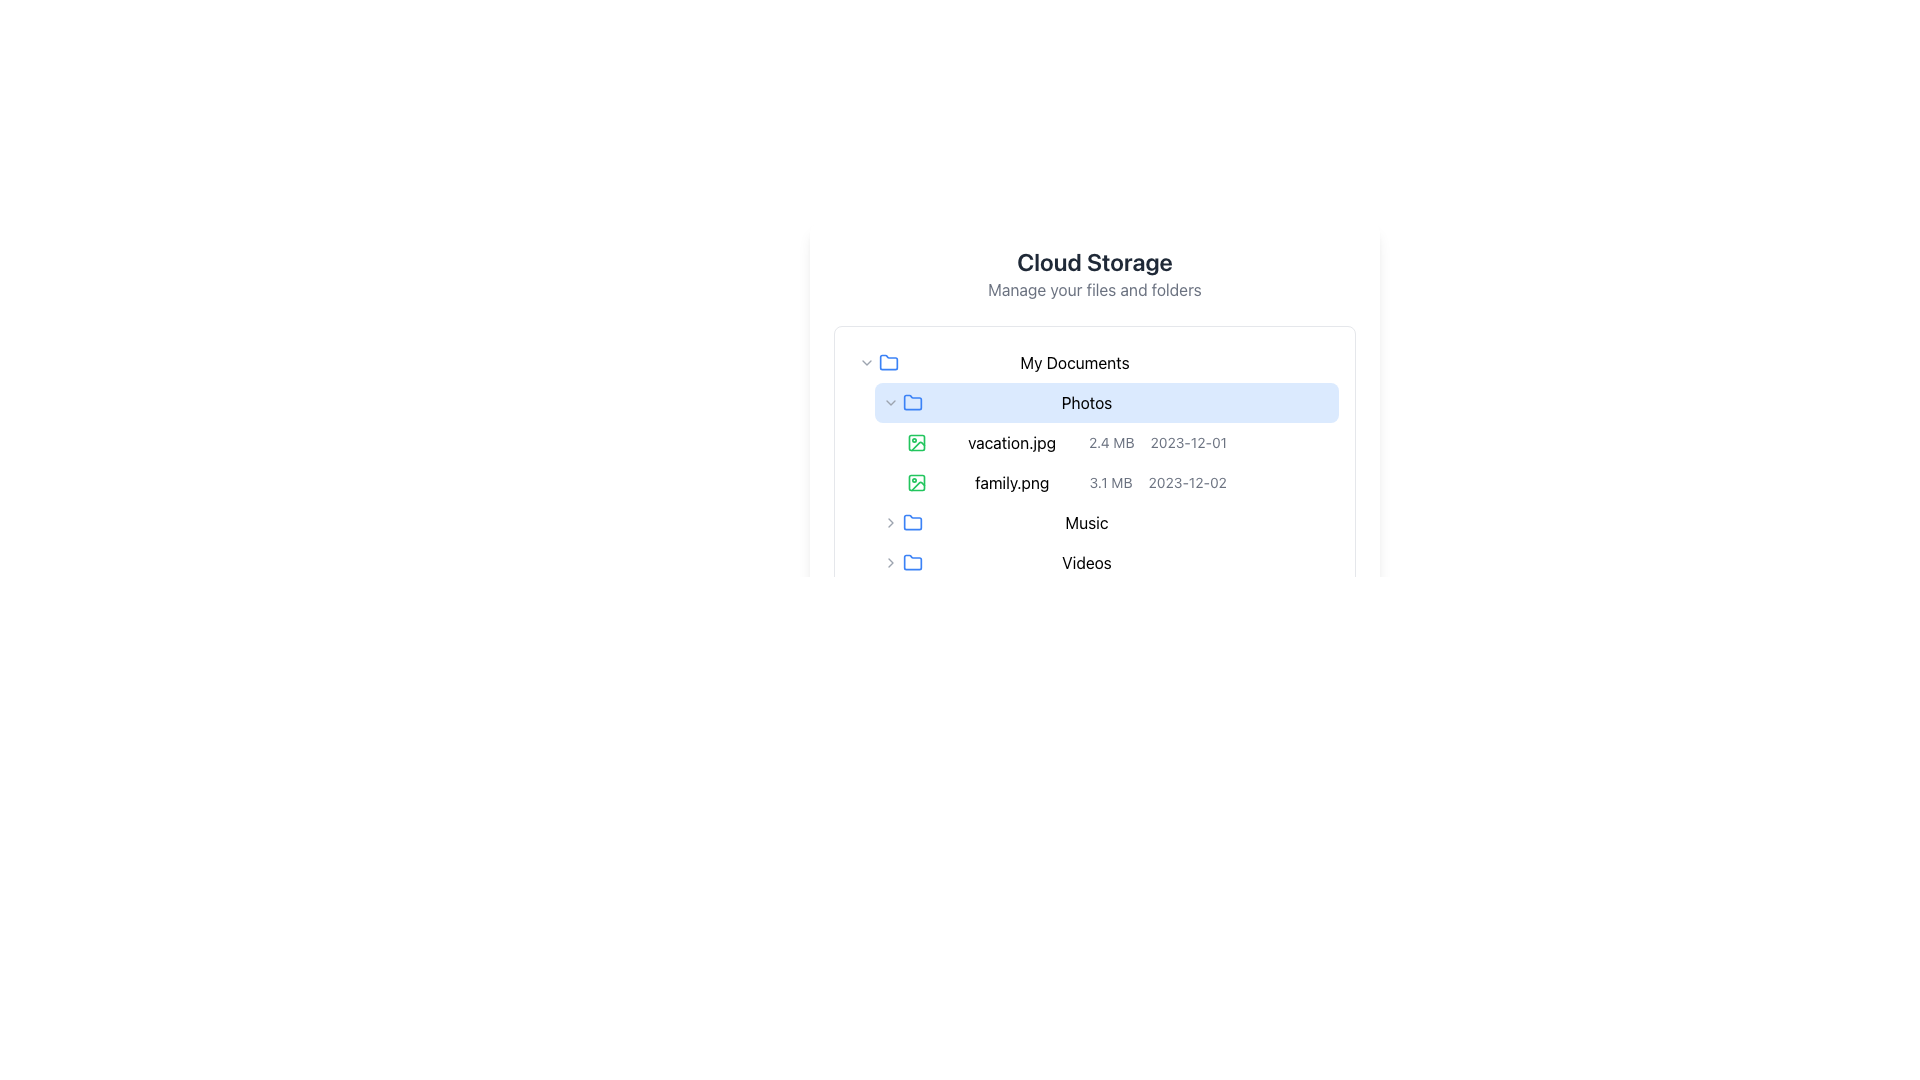  Describe the element at coordinates (1093, 289) in the screenshot. I see `the descriptive text label providing context about the cloud storage feature, located directly below the 'Cloud Storage' heading` at that location.